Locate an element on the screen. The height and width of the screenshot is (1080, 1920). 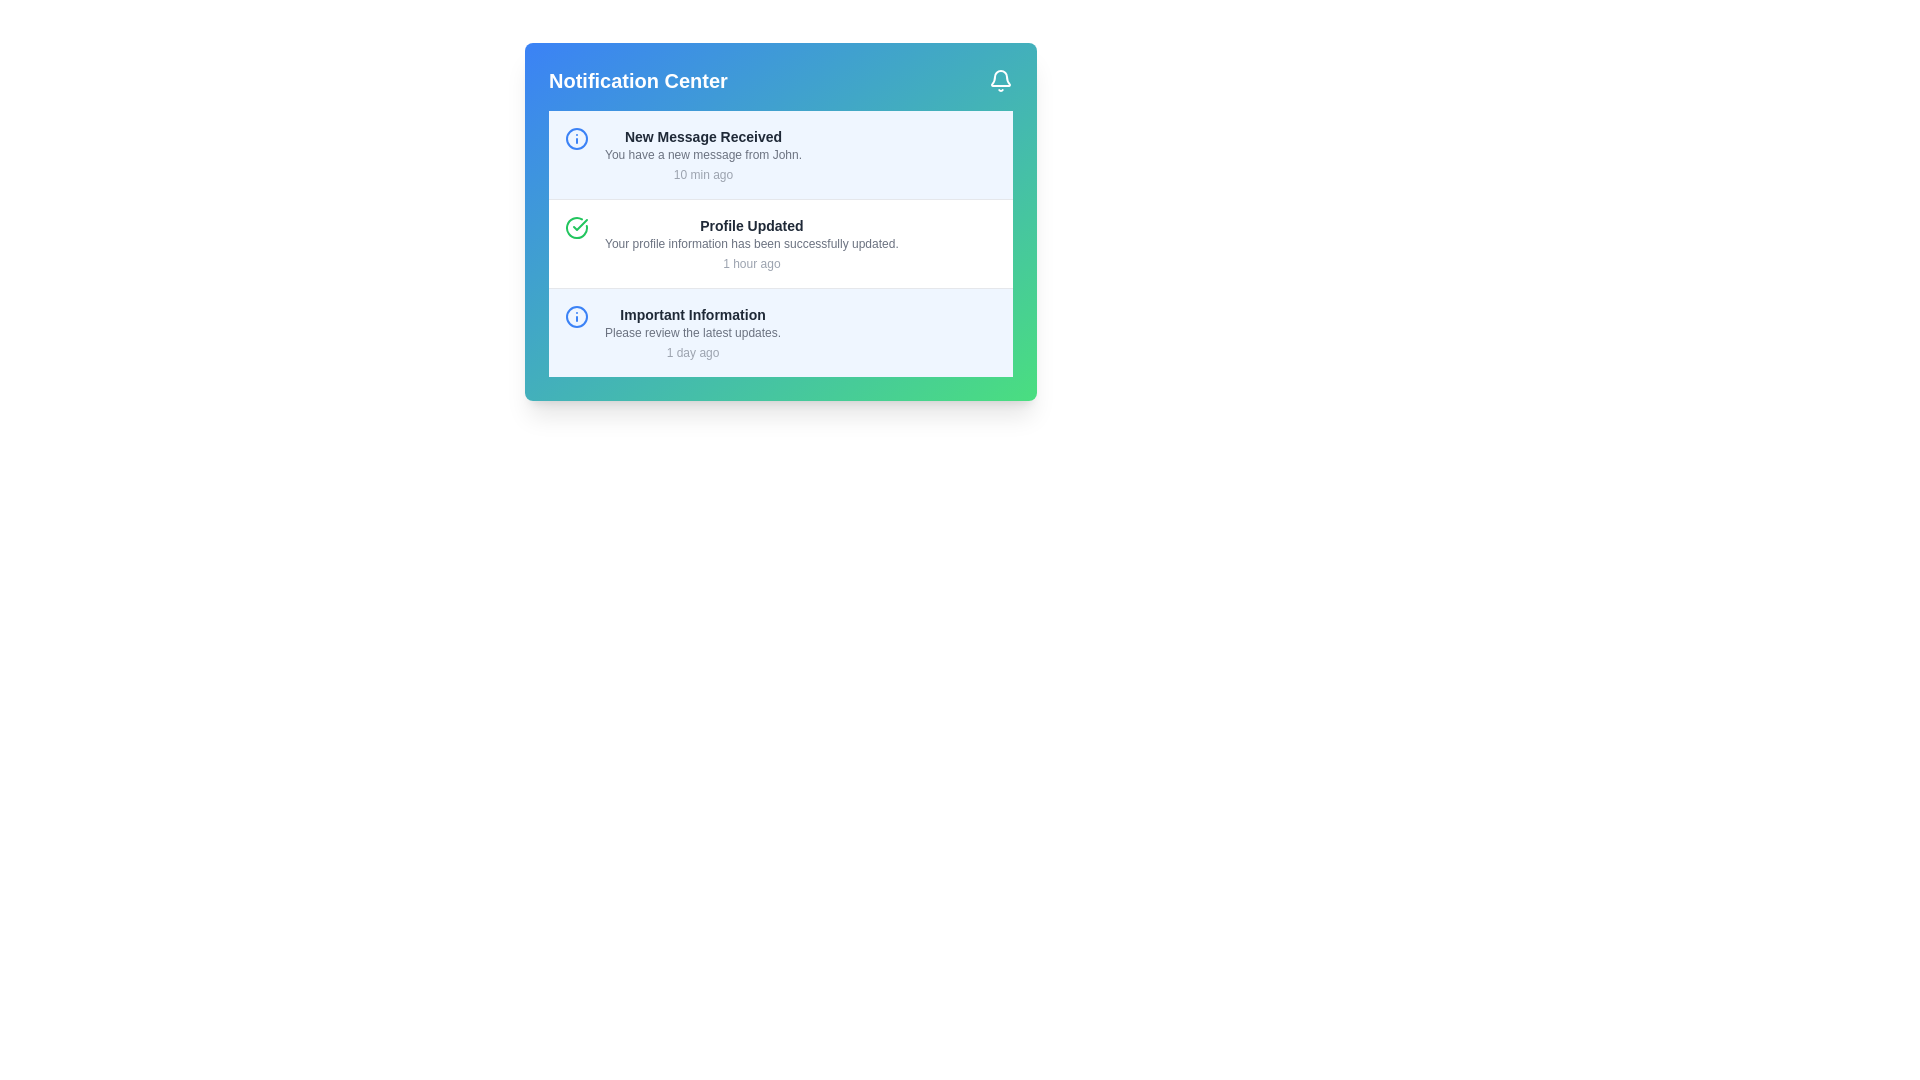
bold text label 'Notification Center' which is prominently displayed in the header of the notification section against a gradient blue-green background is located at coordinates (637, 80).